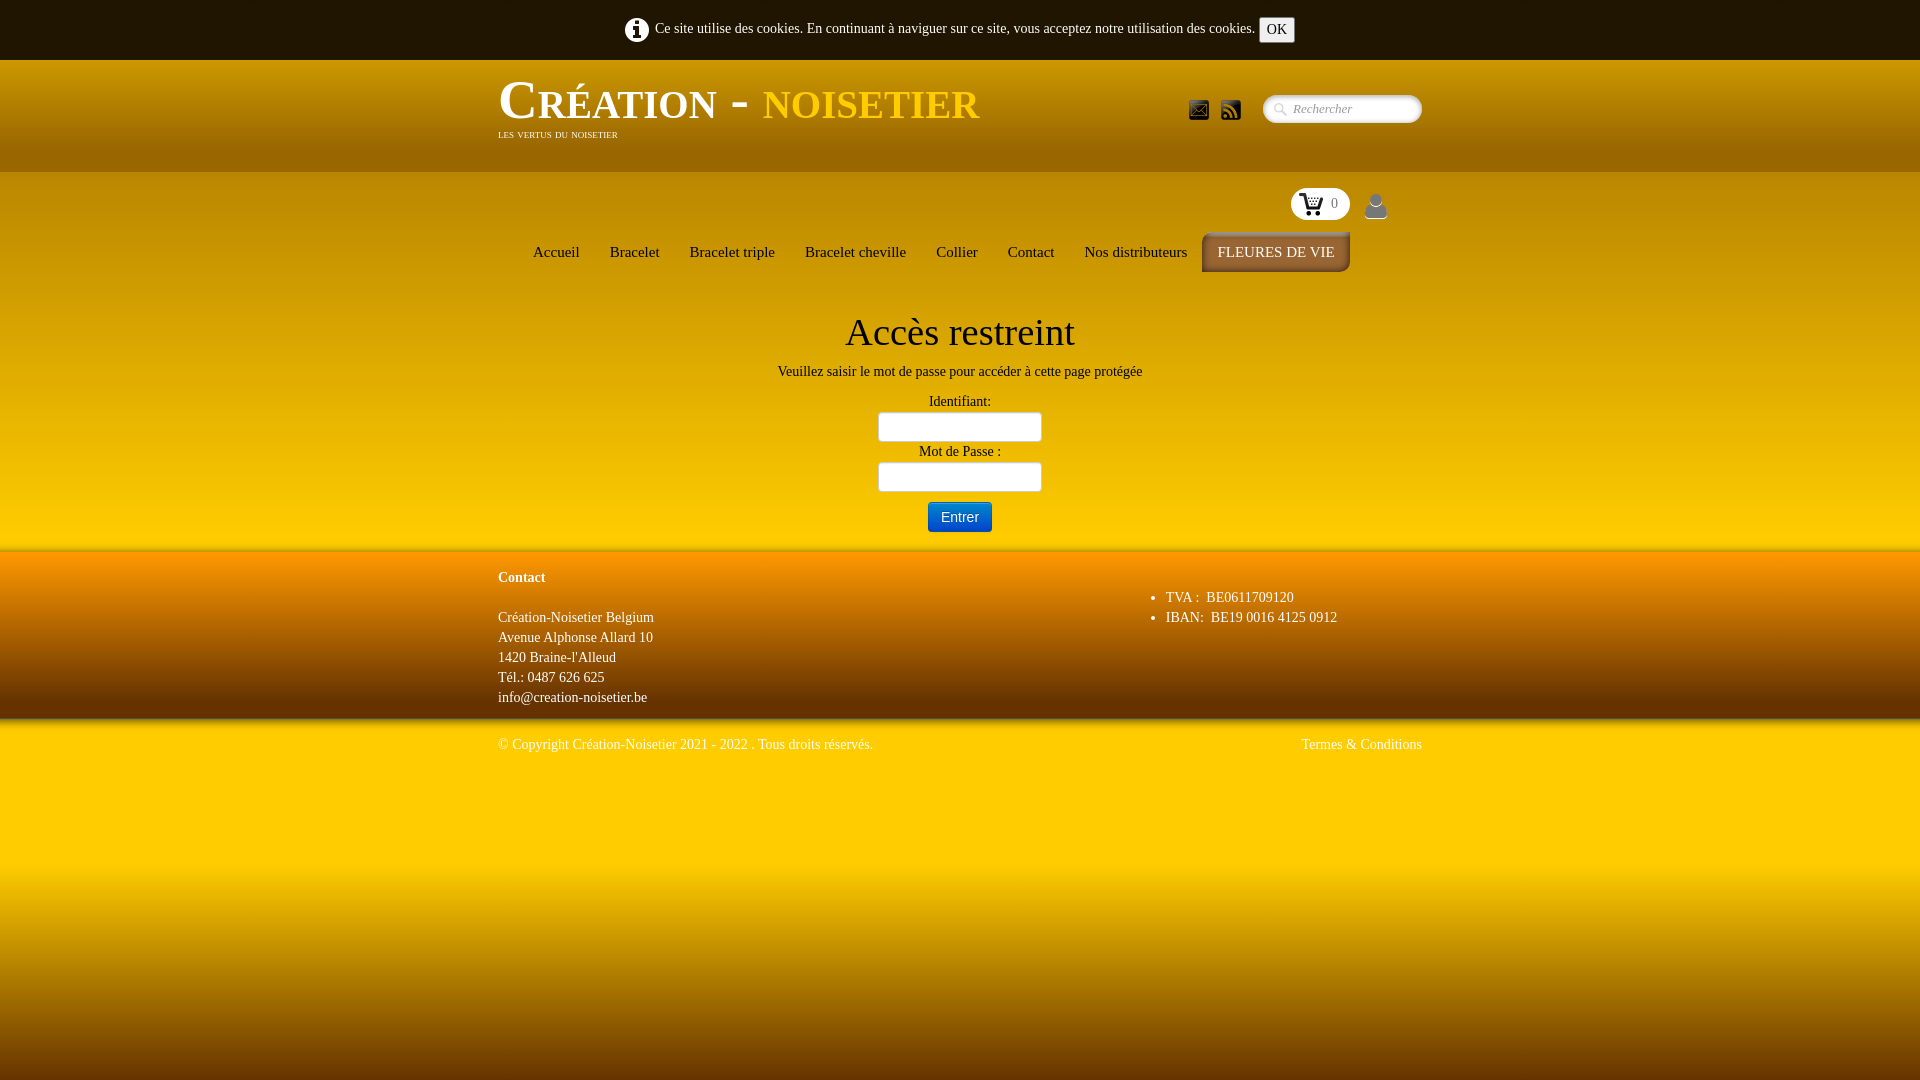 The width and height of the screenshot is (1920, 1080). Describe the element at coordinates (855, 250) in the screenshot. I see `'Bracelet cheville'` at that location.